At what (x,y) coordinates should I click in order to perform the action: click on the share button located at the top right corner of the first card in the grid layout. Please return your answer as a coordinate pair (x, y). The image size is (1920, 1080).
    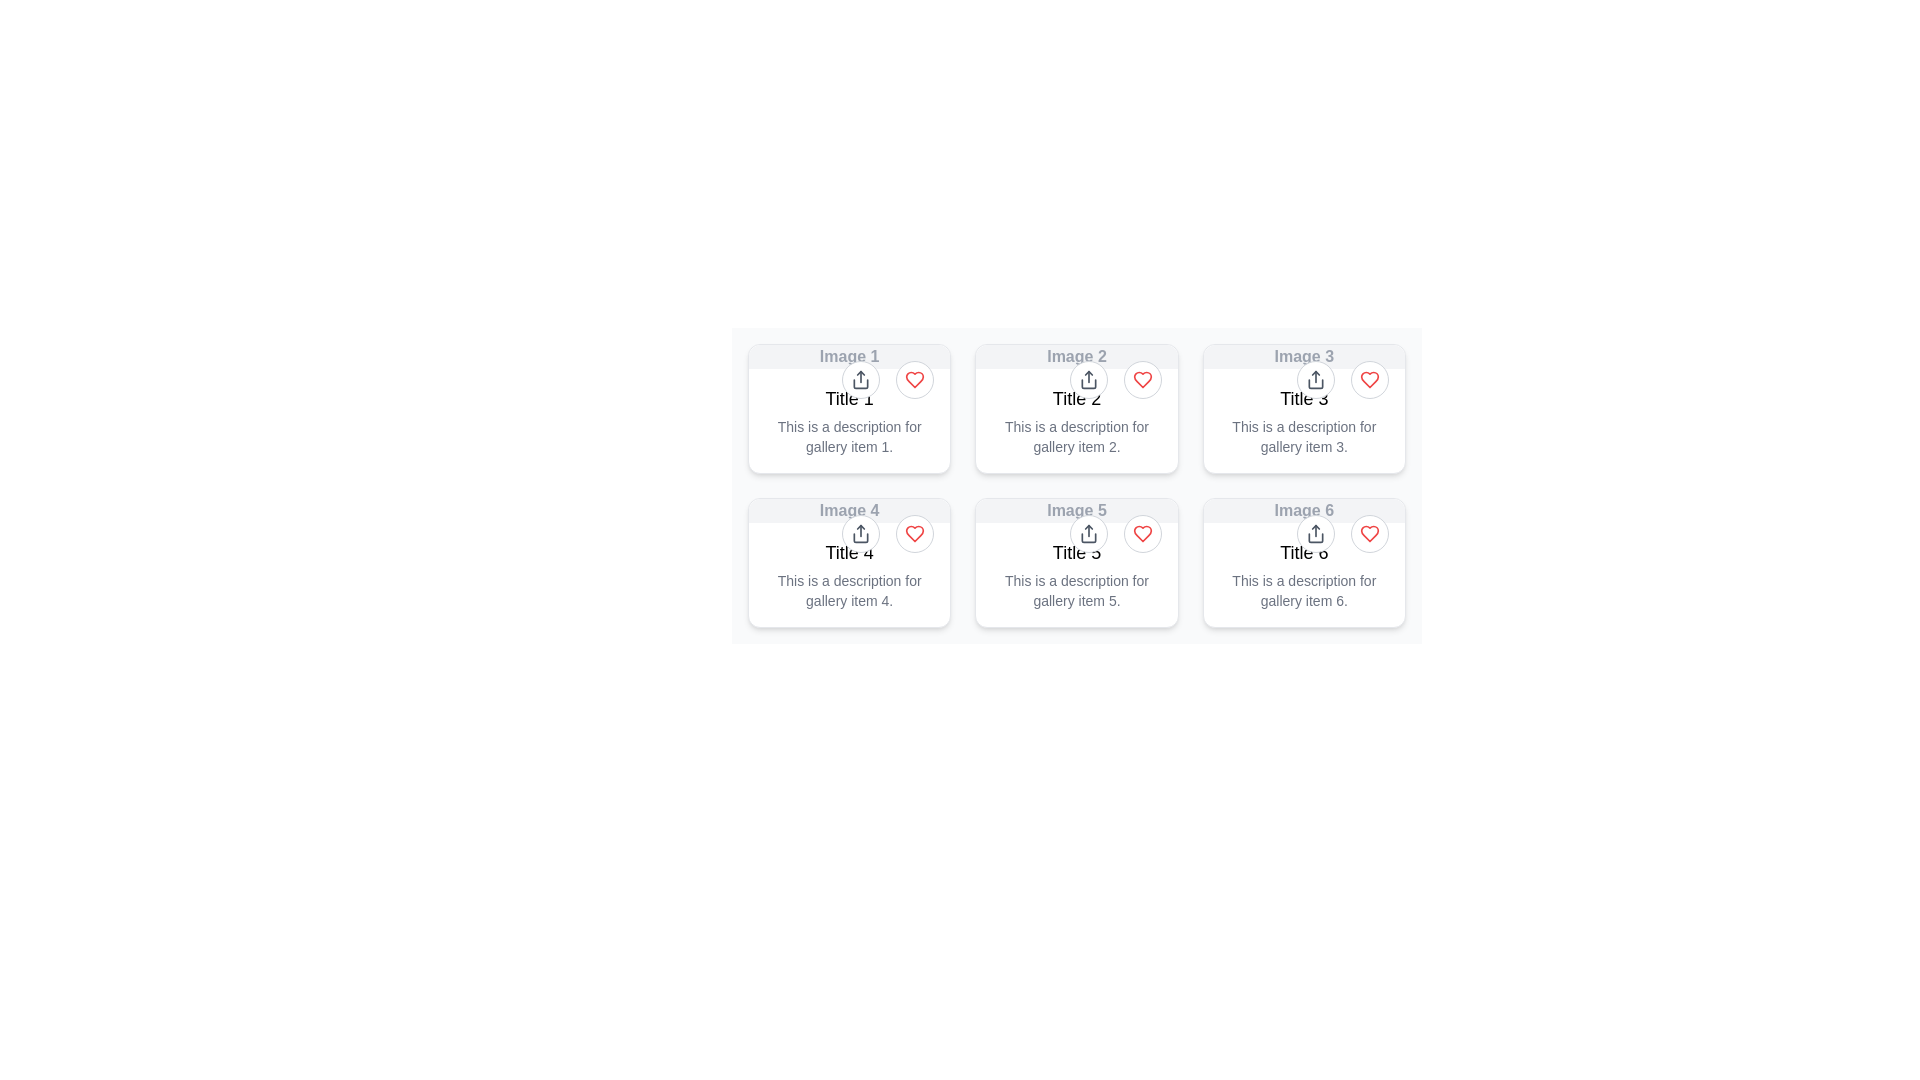
    Looking at the image, I should click on (861, 380).